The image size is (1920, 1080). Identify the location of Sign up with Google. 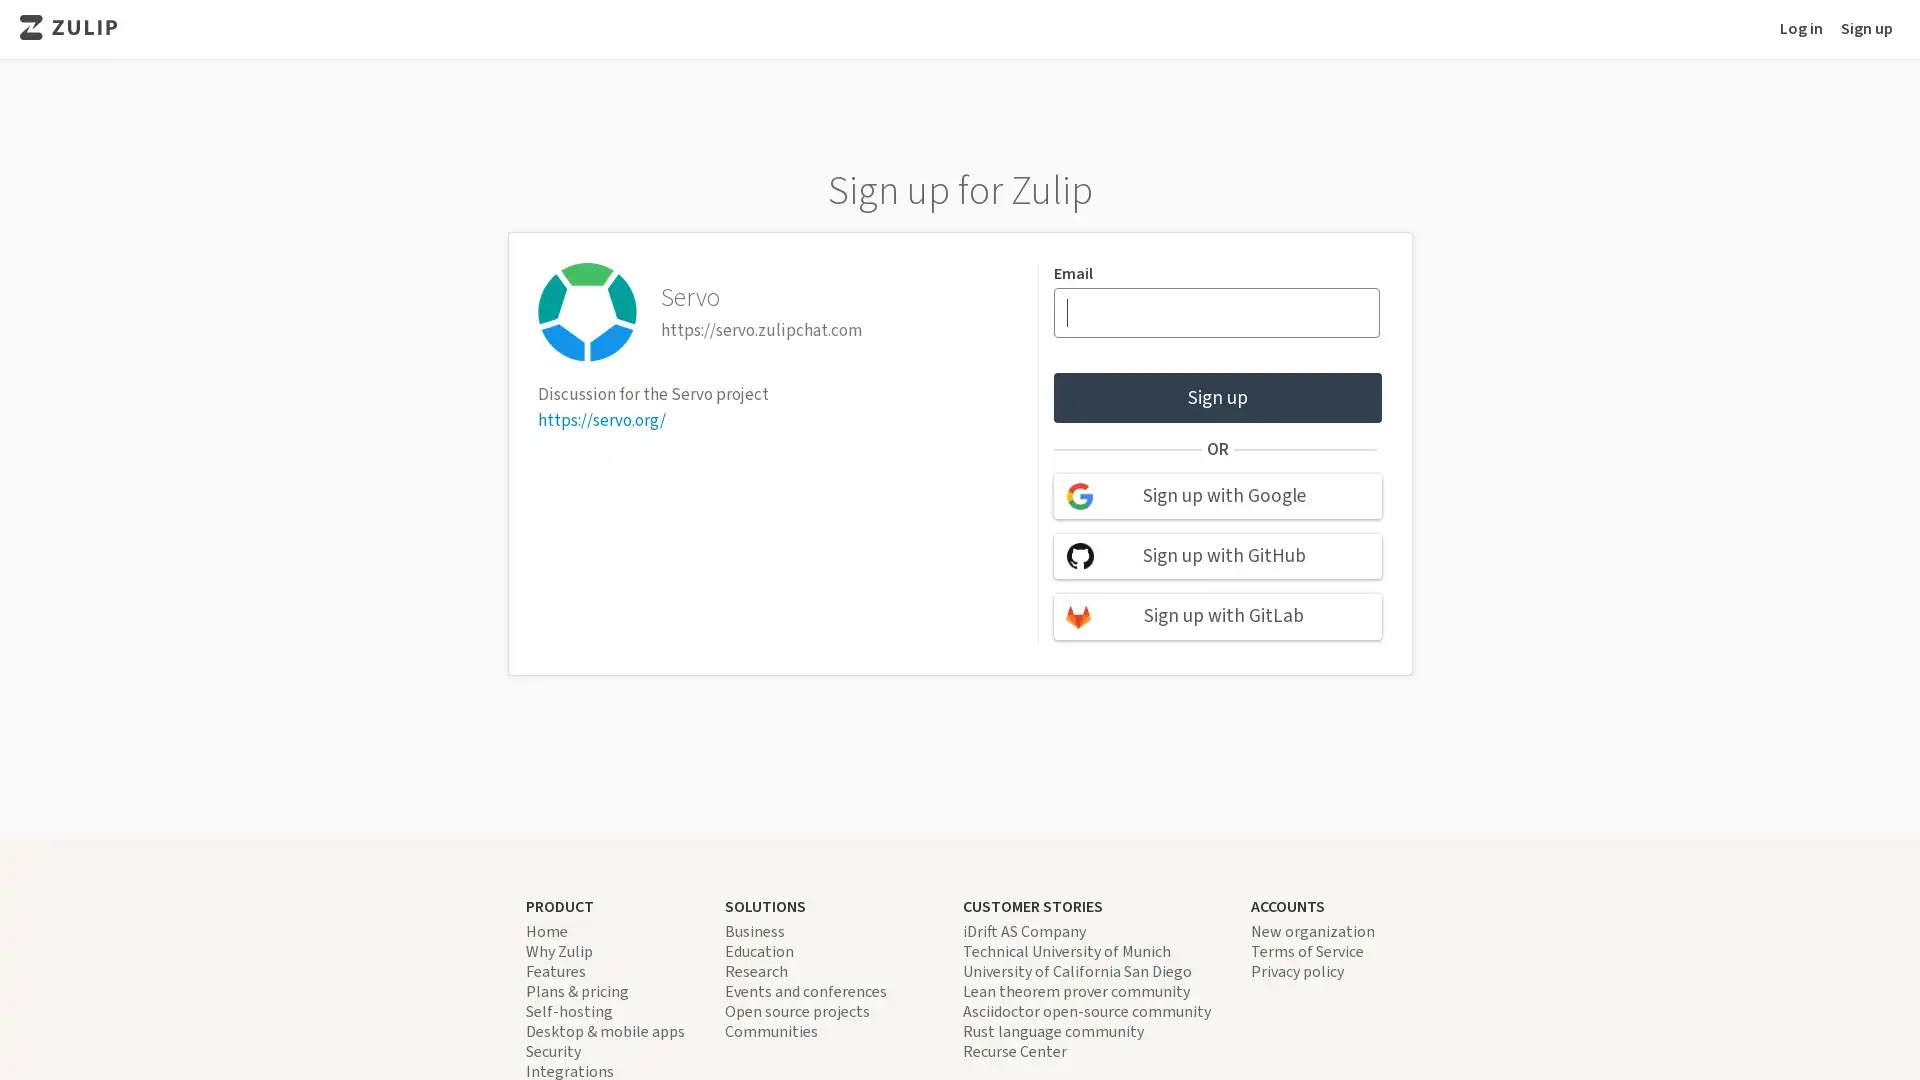
(1216, 495).